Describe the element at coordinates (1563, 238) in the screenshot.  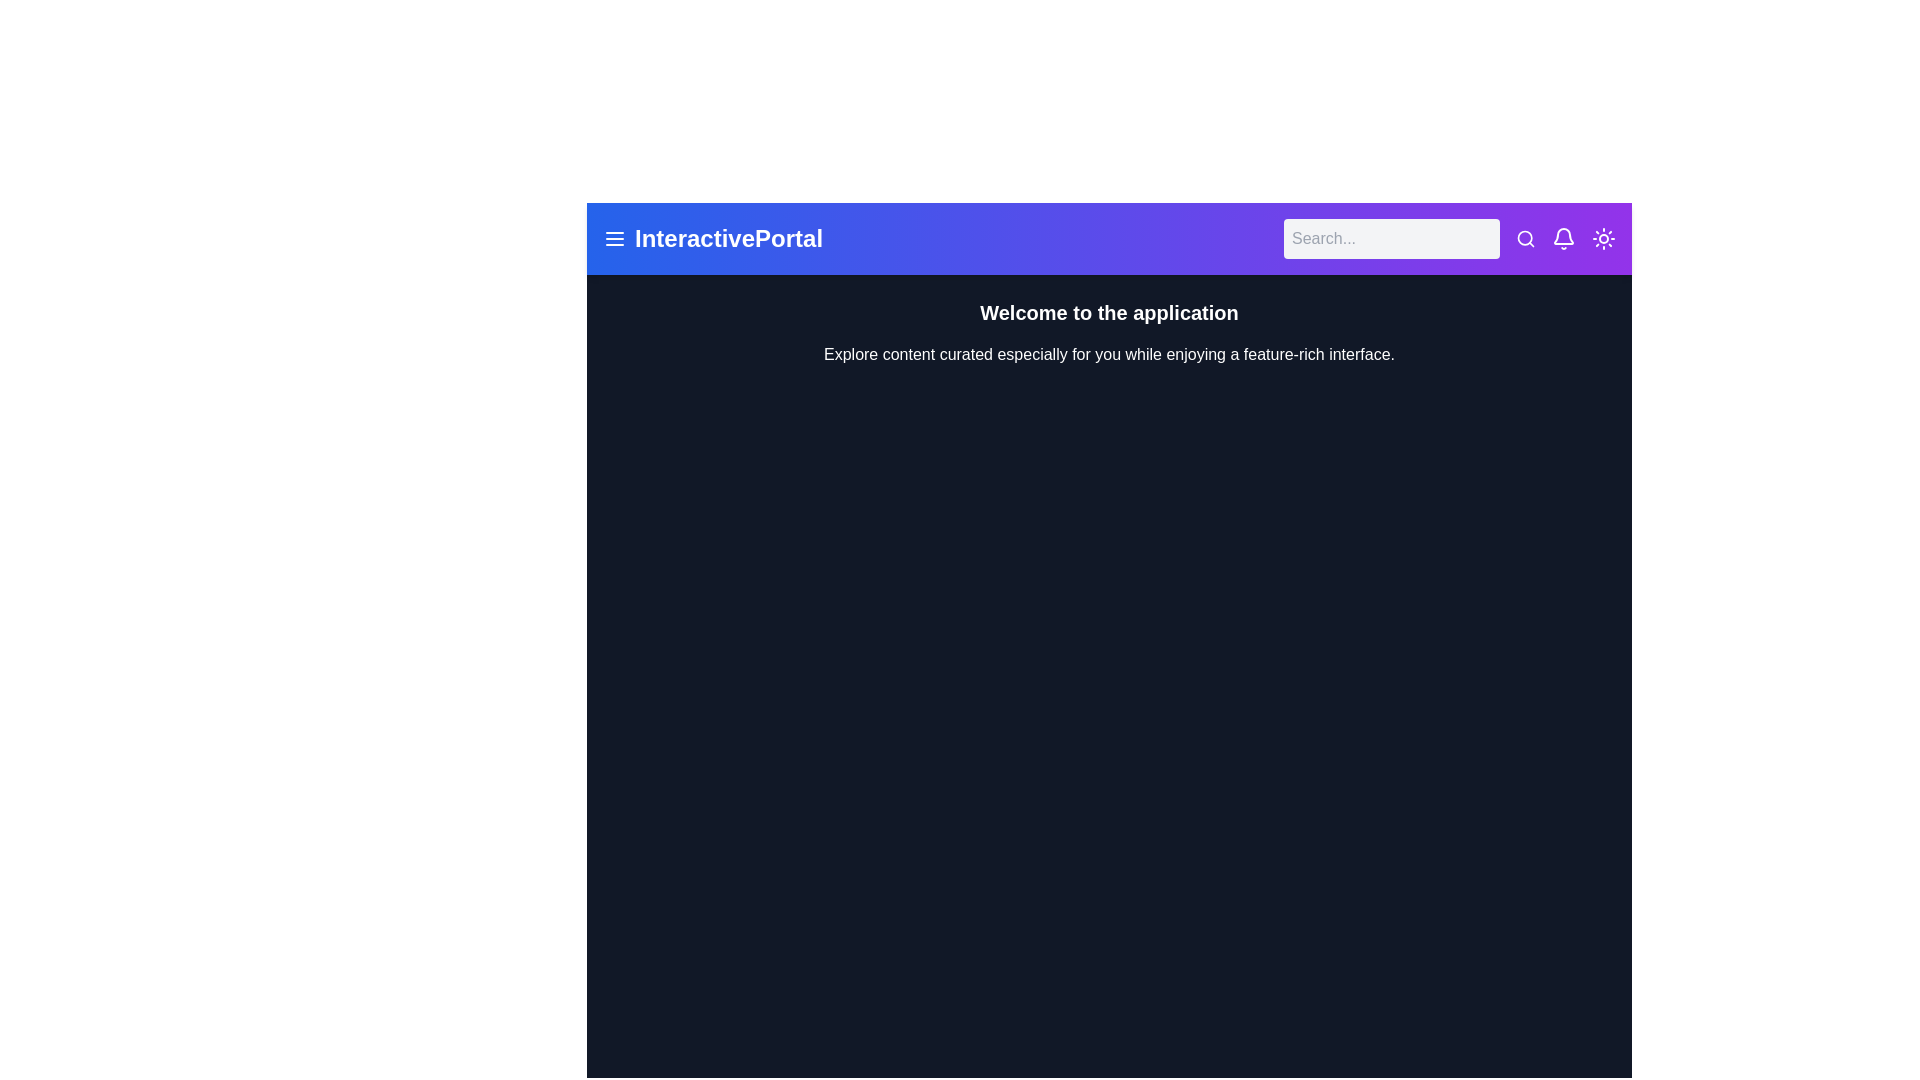
I see `the element with lucide-bell class` at that location.